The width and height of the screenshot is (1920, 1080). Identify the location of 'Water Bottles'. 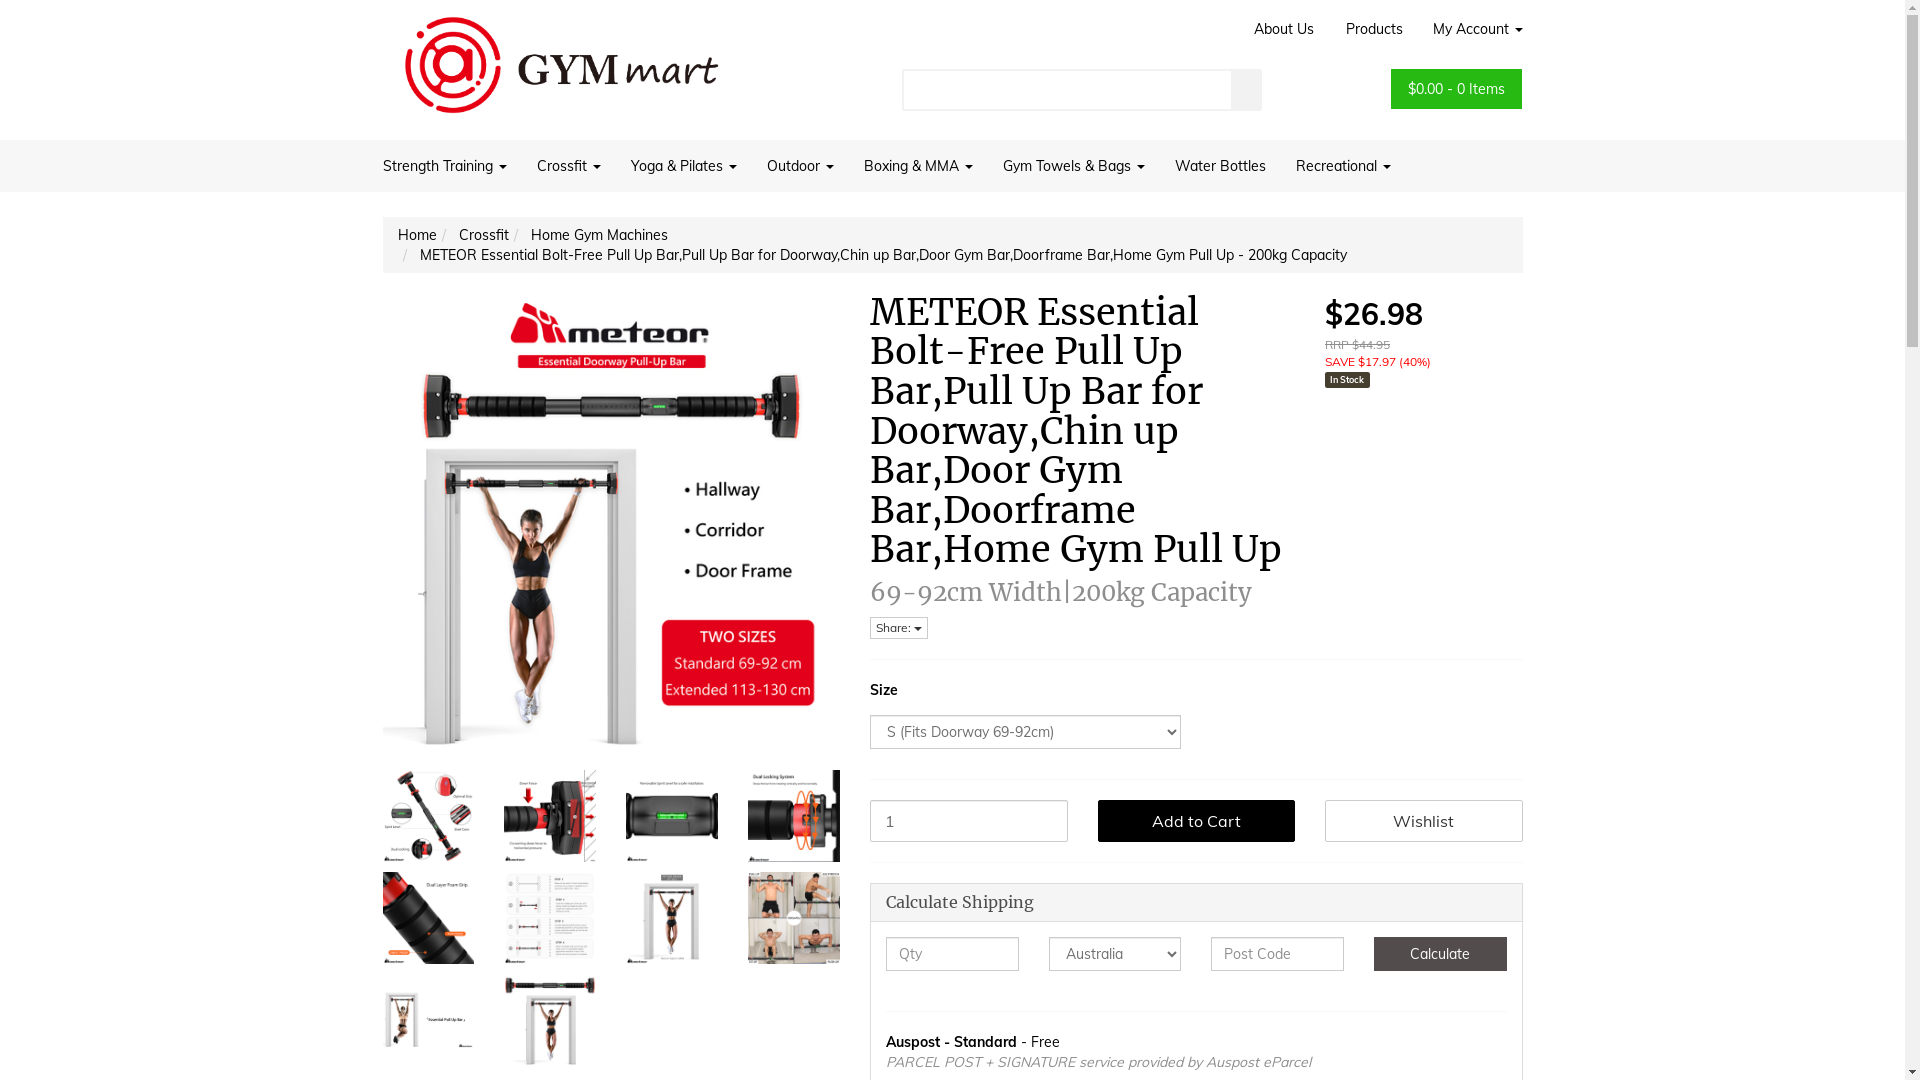
(1219, 164).